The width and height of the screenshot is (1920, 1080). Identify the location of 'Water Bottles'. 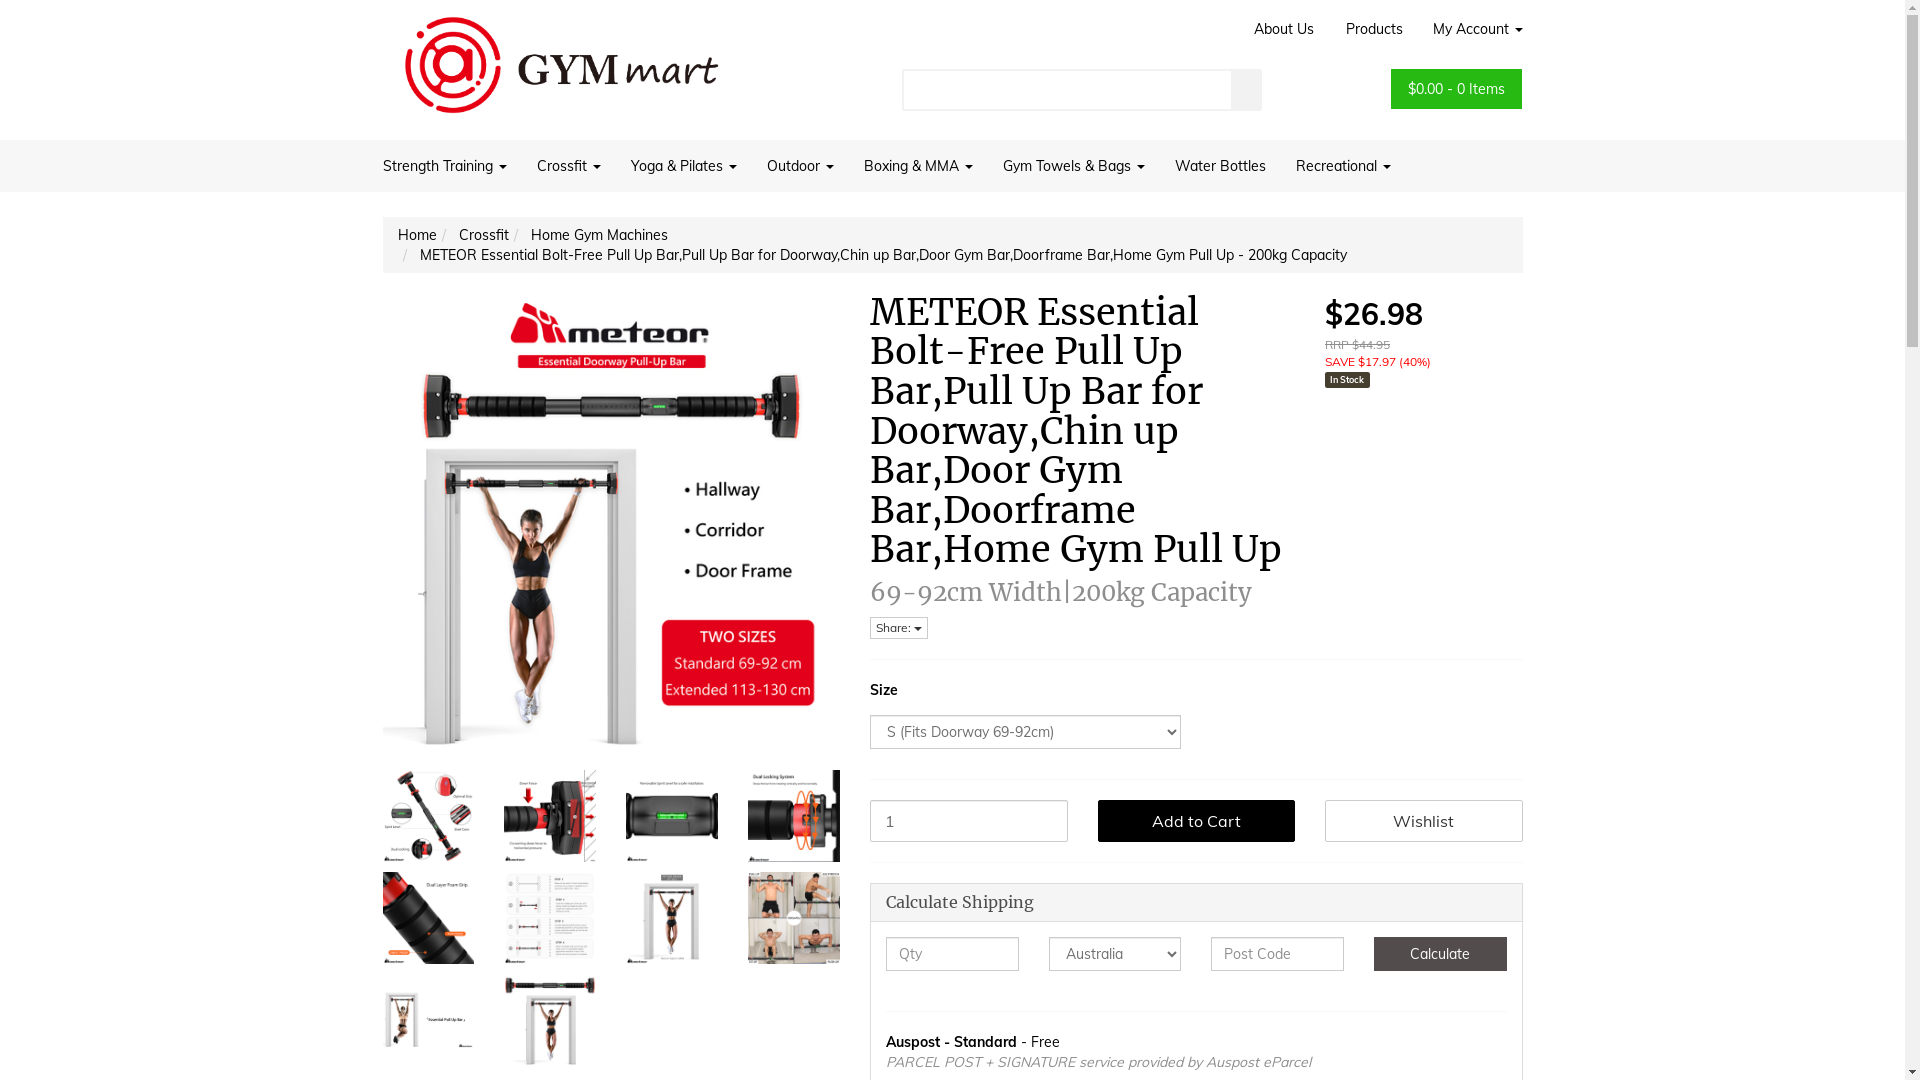
(1219, 164).